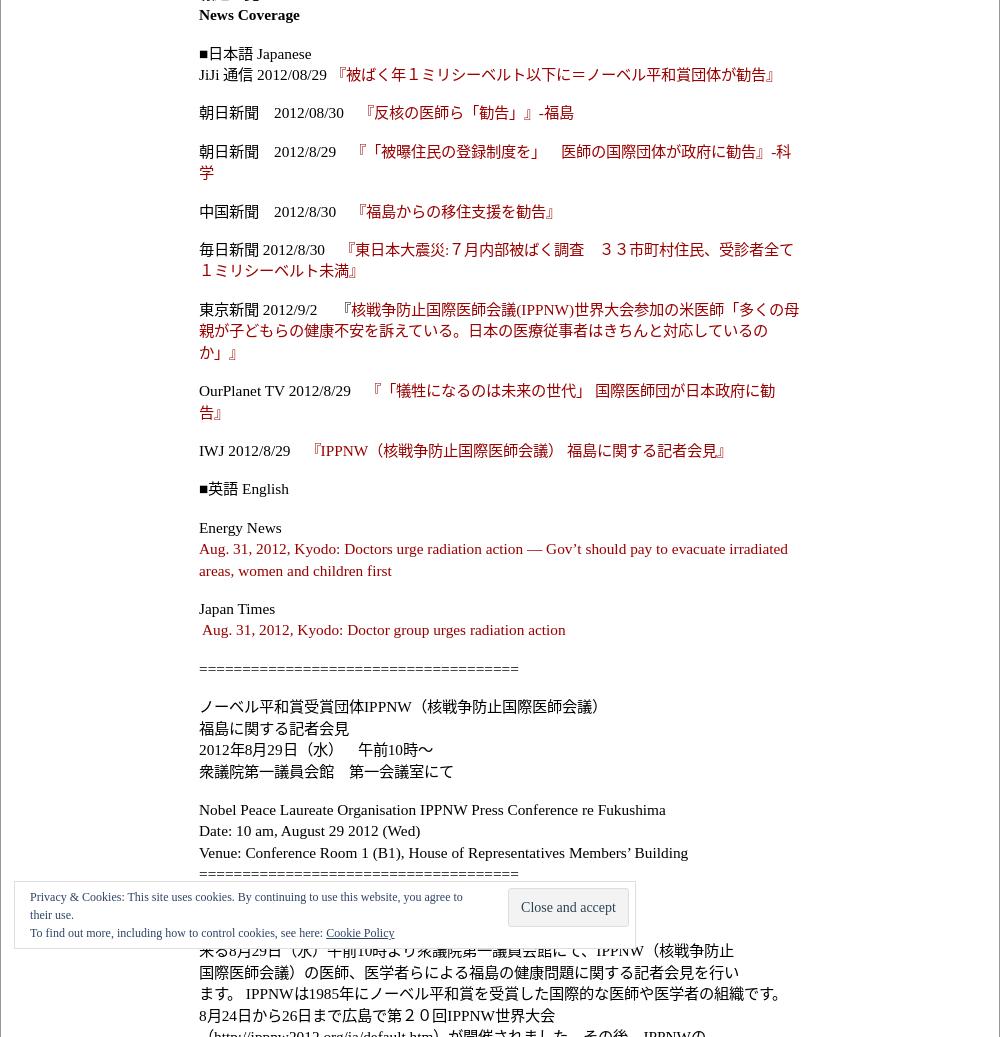 The width and height of the screenshot is (1001, 1037). What do you see at coordinates (492, 993) in the screenshot?
I see `'ます。 IPPNWは1985年にノーベル平和賞を受賞した国際的な医師や医学者の組織です。'` at bounding box center [492, 993].